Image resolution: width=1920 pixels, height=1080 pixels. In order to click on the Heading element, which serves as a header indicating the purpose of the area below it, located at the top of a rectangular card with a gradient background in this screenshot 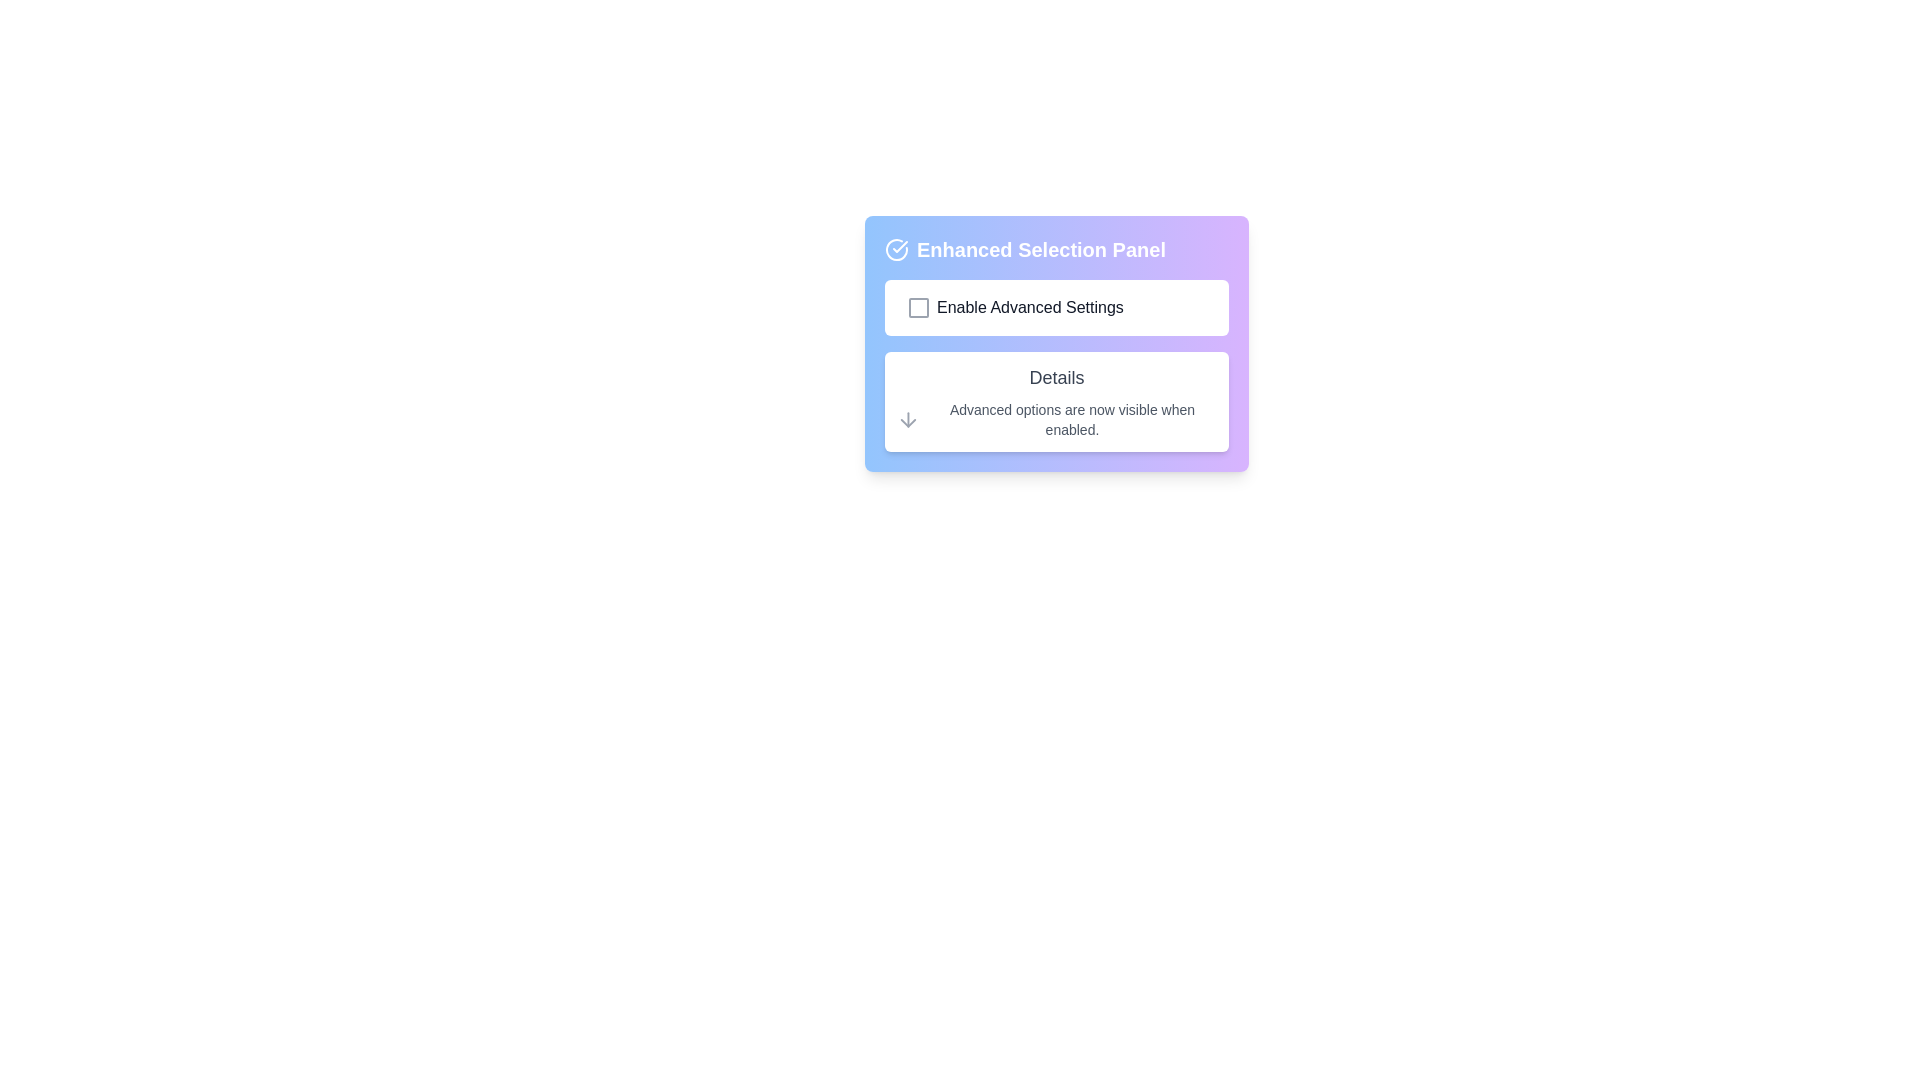, I will do `click(1055, 249)`.